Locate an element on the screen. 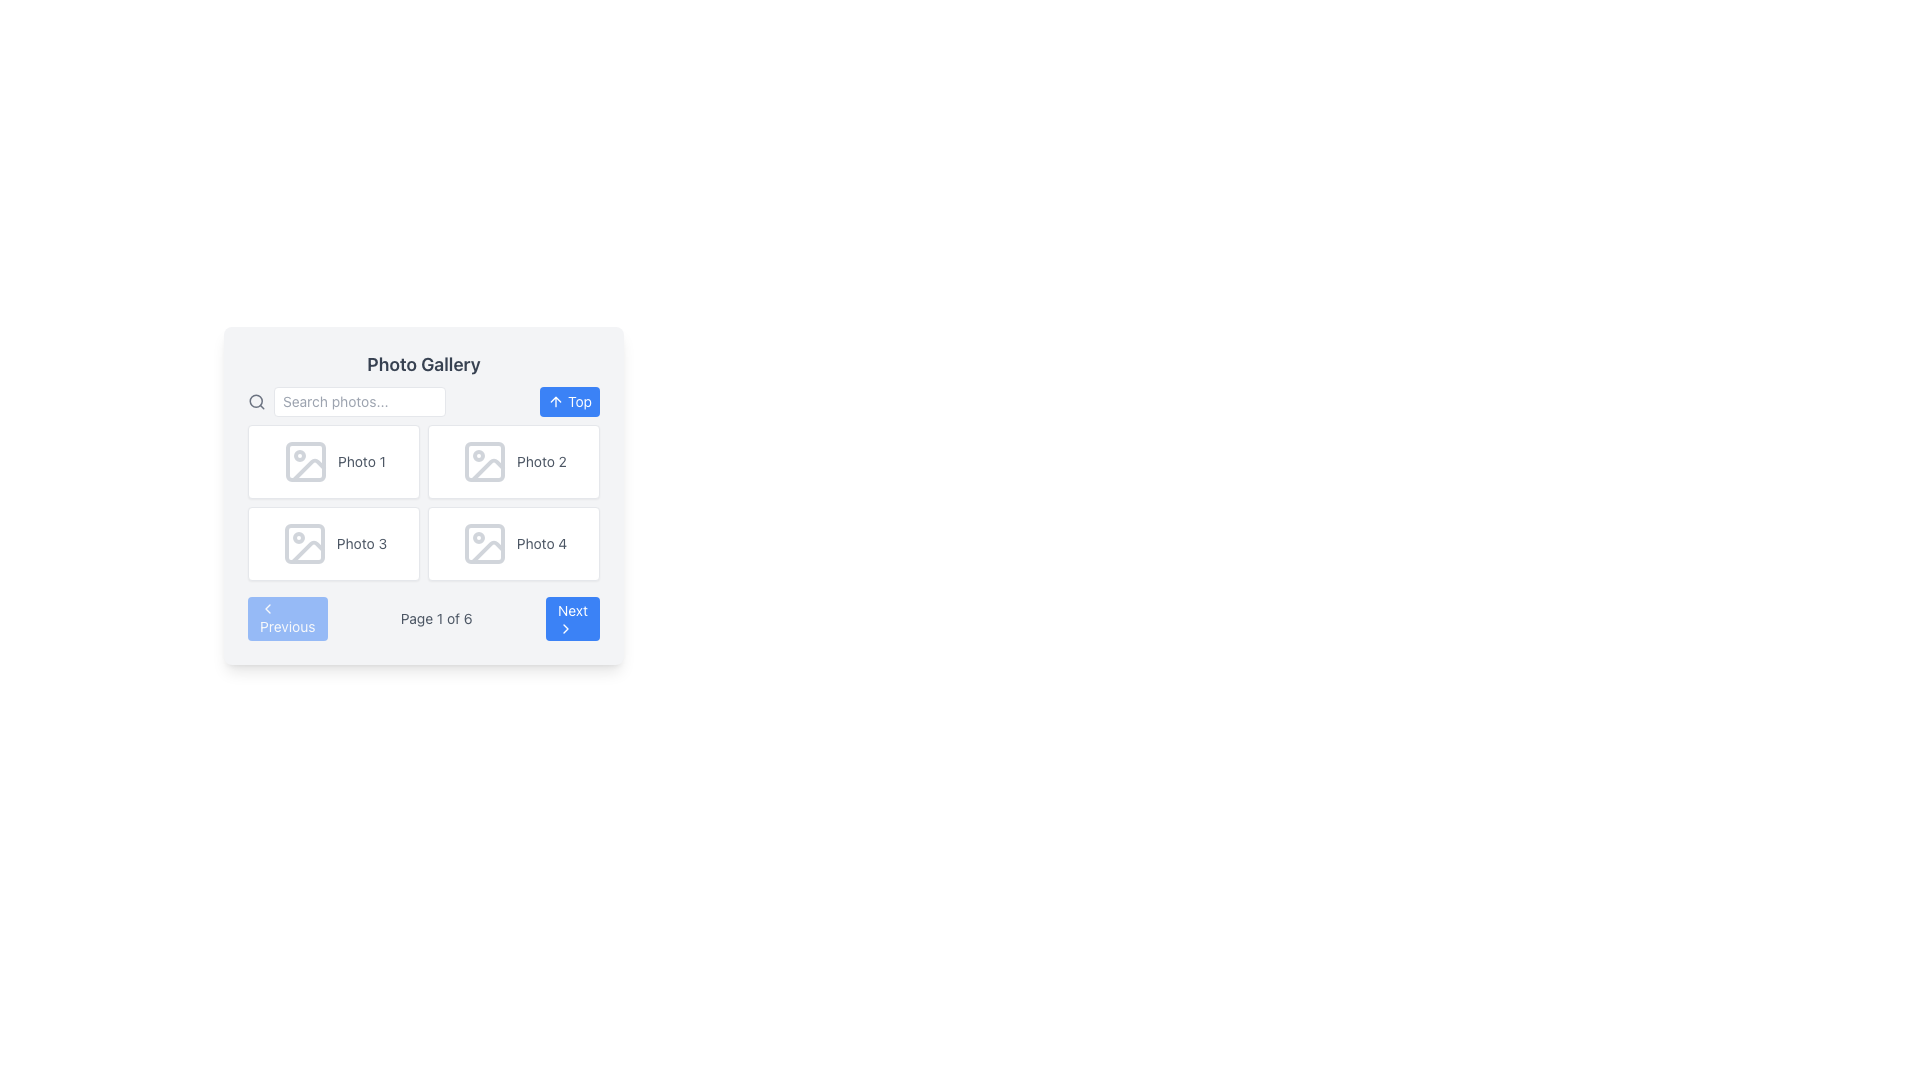 This screenshot has width=1920, height=1080. the static text label indicating the current page number in the pagination control, located at the center lower part of the control is located at coordinates (435, 617).